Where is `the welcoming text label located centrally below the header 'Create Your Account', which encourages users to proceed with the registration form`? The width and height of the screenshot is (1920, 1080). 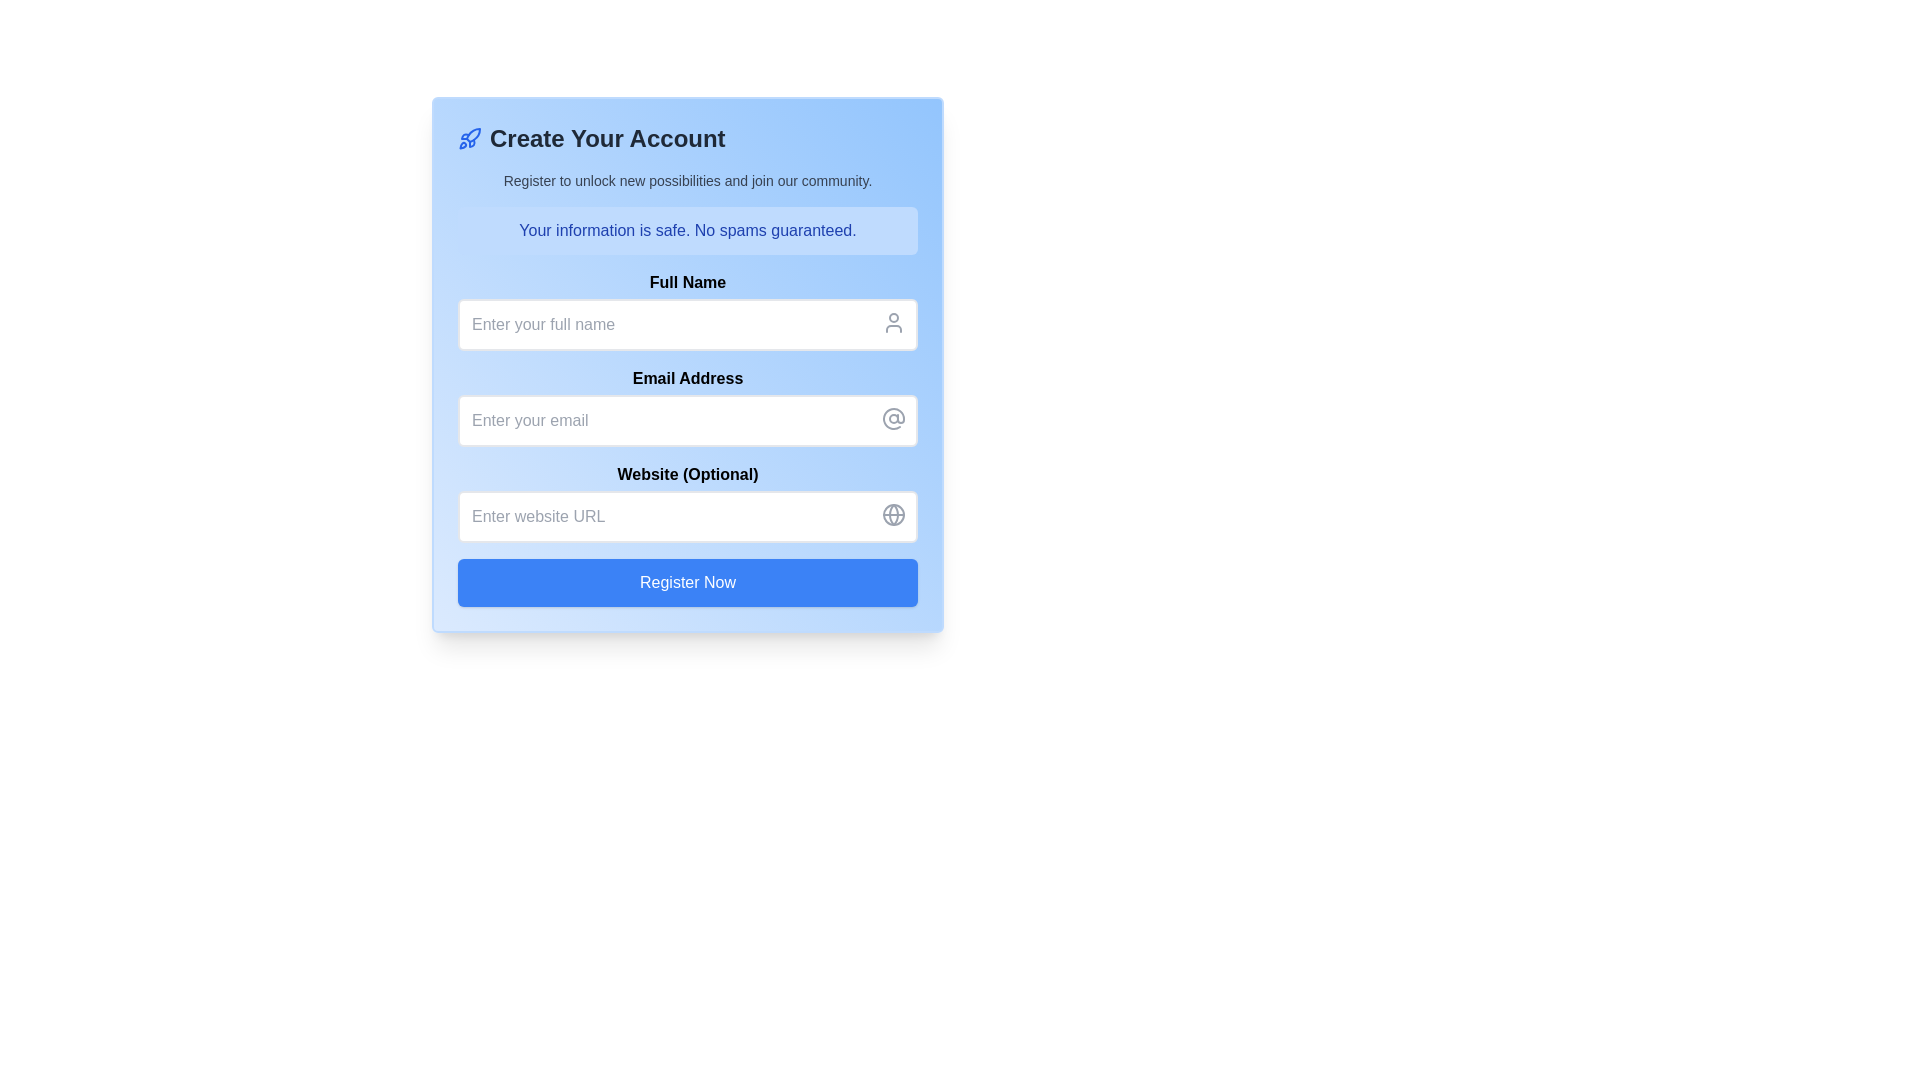
the welcoming text label located centrally below the header 'Create Your Account', which encourages users to proceed with the registration form is located at coordinates (687, 181).